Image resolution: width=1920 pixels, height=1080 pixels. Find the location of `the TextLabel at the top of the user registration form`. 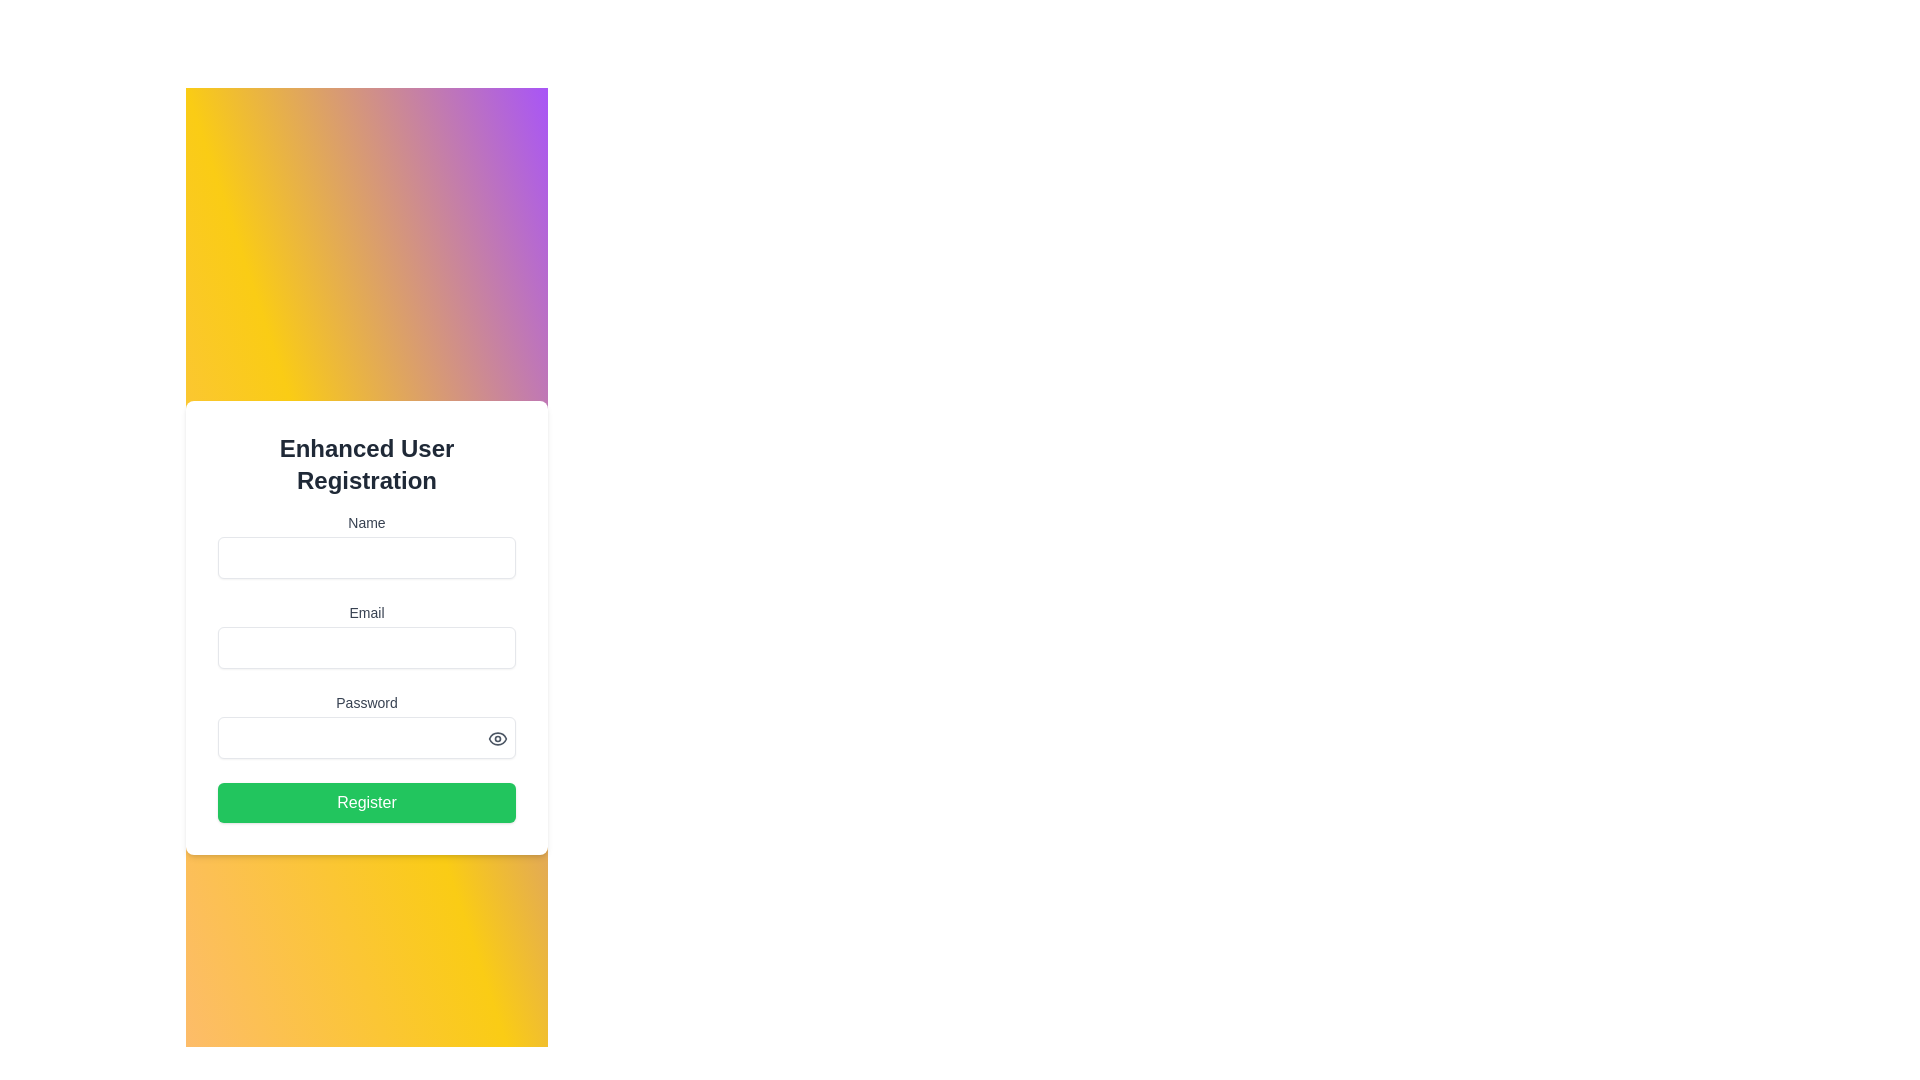

the TextLabel at the top of the user registration form is located at coordinates (366, 465).